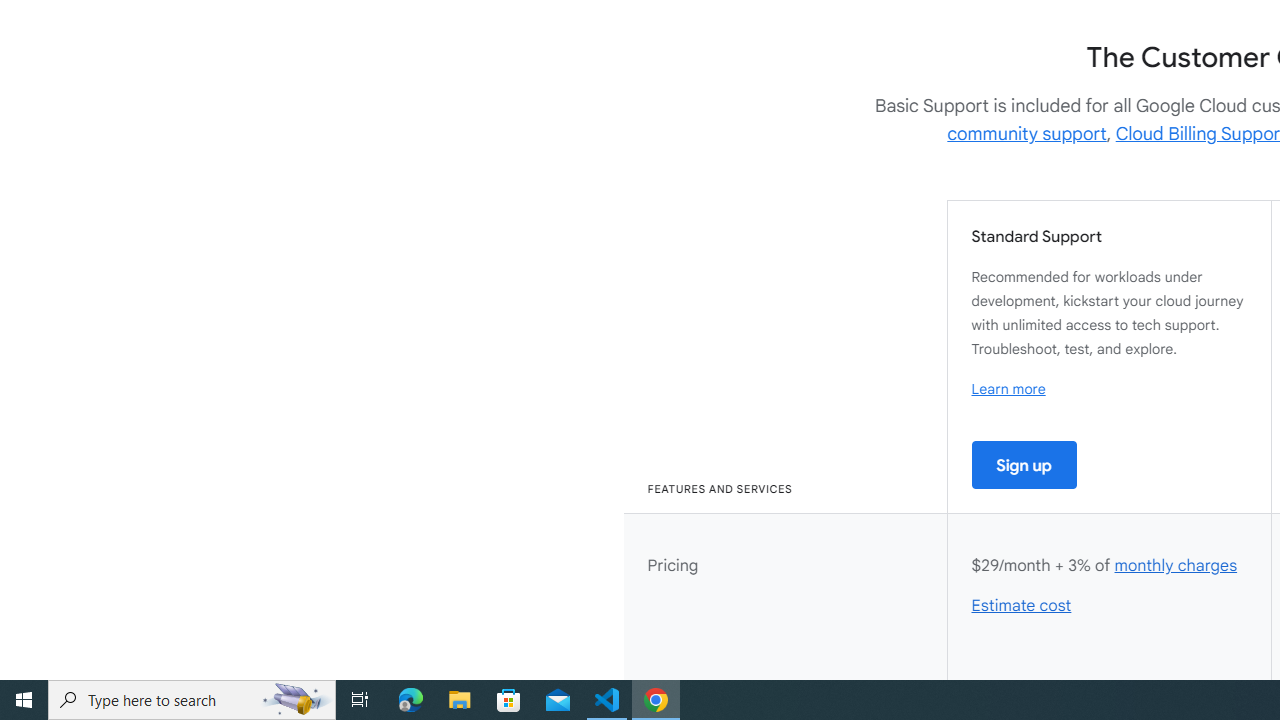 Image resolution: width=1280 pixels, height=720 pixels. Describe the element at coordinates (1008, 389) in the screenshot. I see `'Learn more'` at that location.